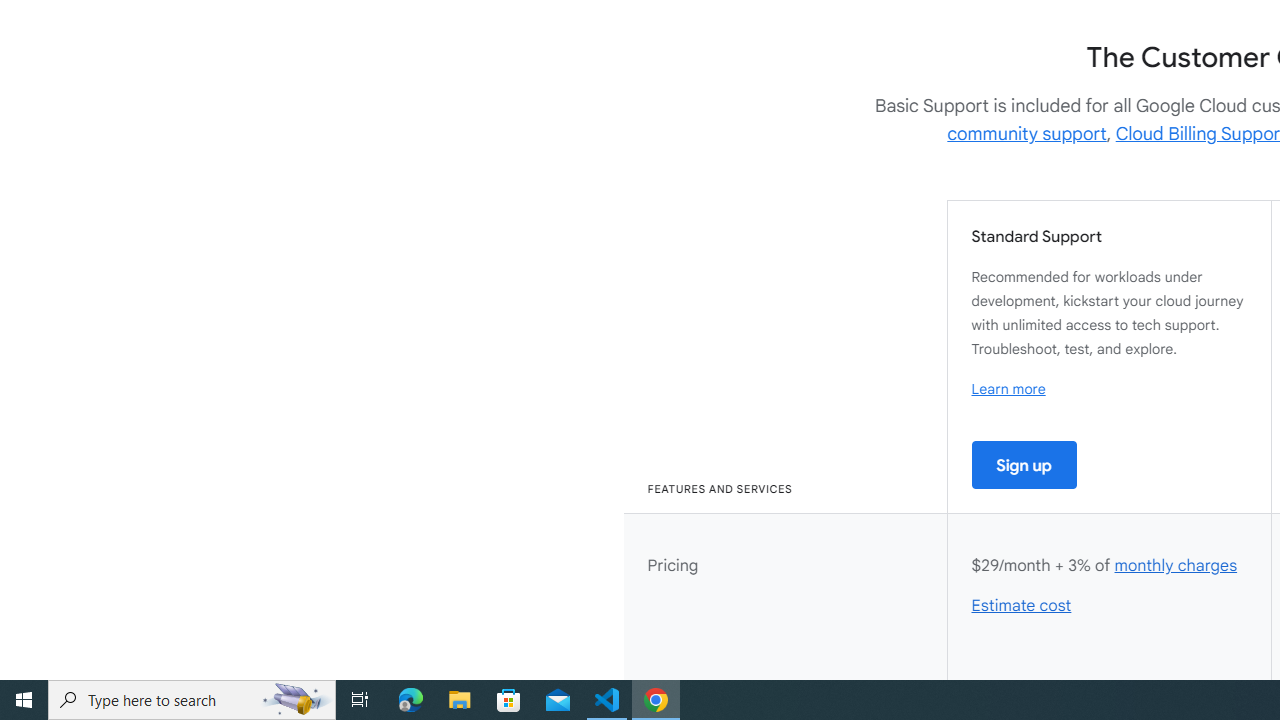 Image resolution: width=1280 pixels, height=720 pixels. Describe the element at coordinates (1008, 389) in the screenshot. I see `'Learn more'` at that location.